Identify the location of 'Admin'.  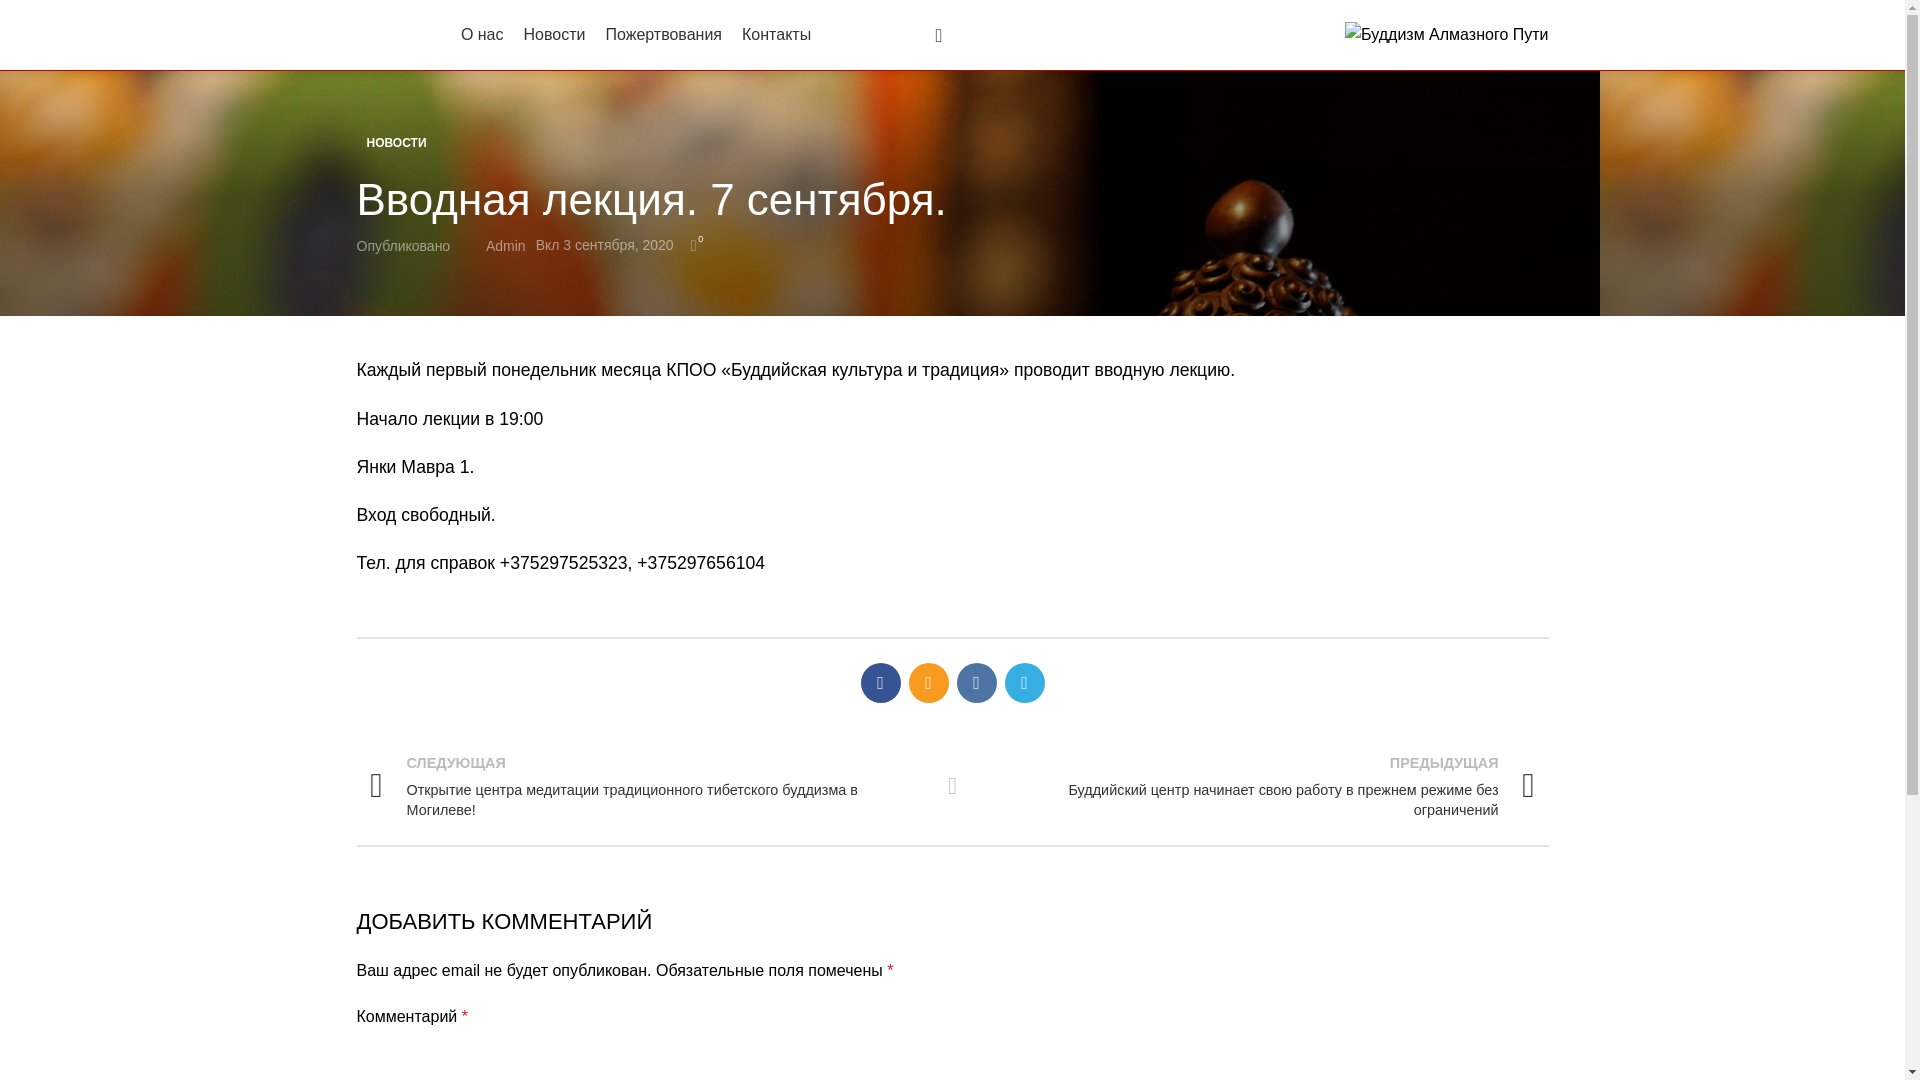
(505, 245).